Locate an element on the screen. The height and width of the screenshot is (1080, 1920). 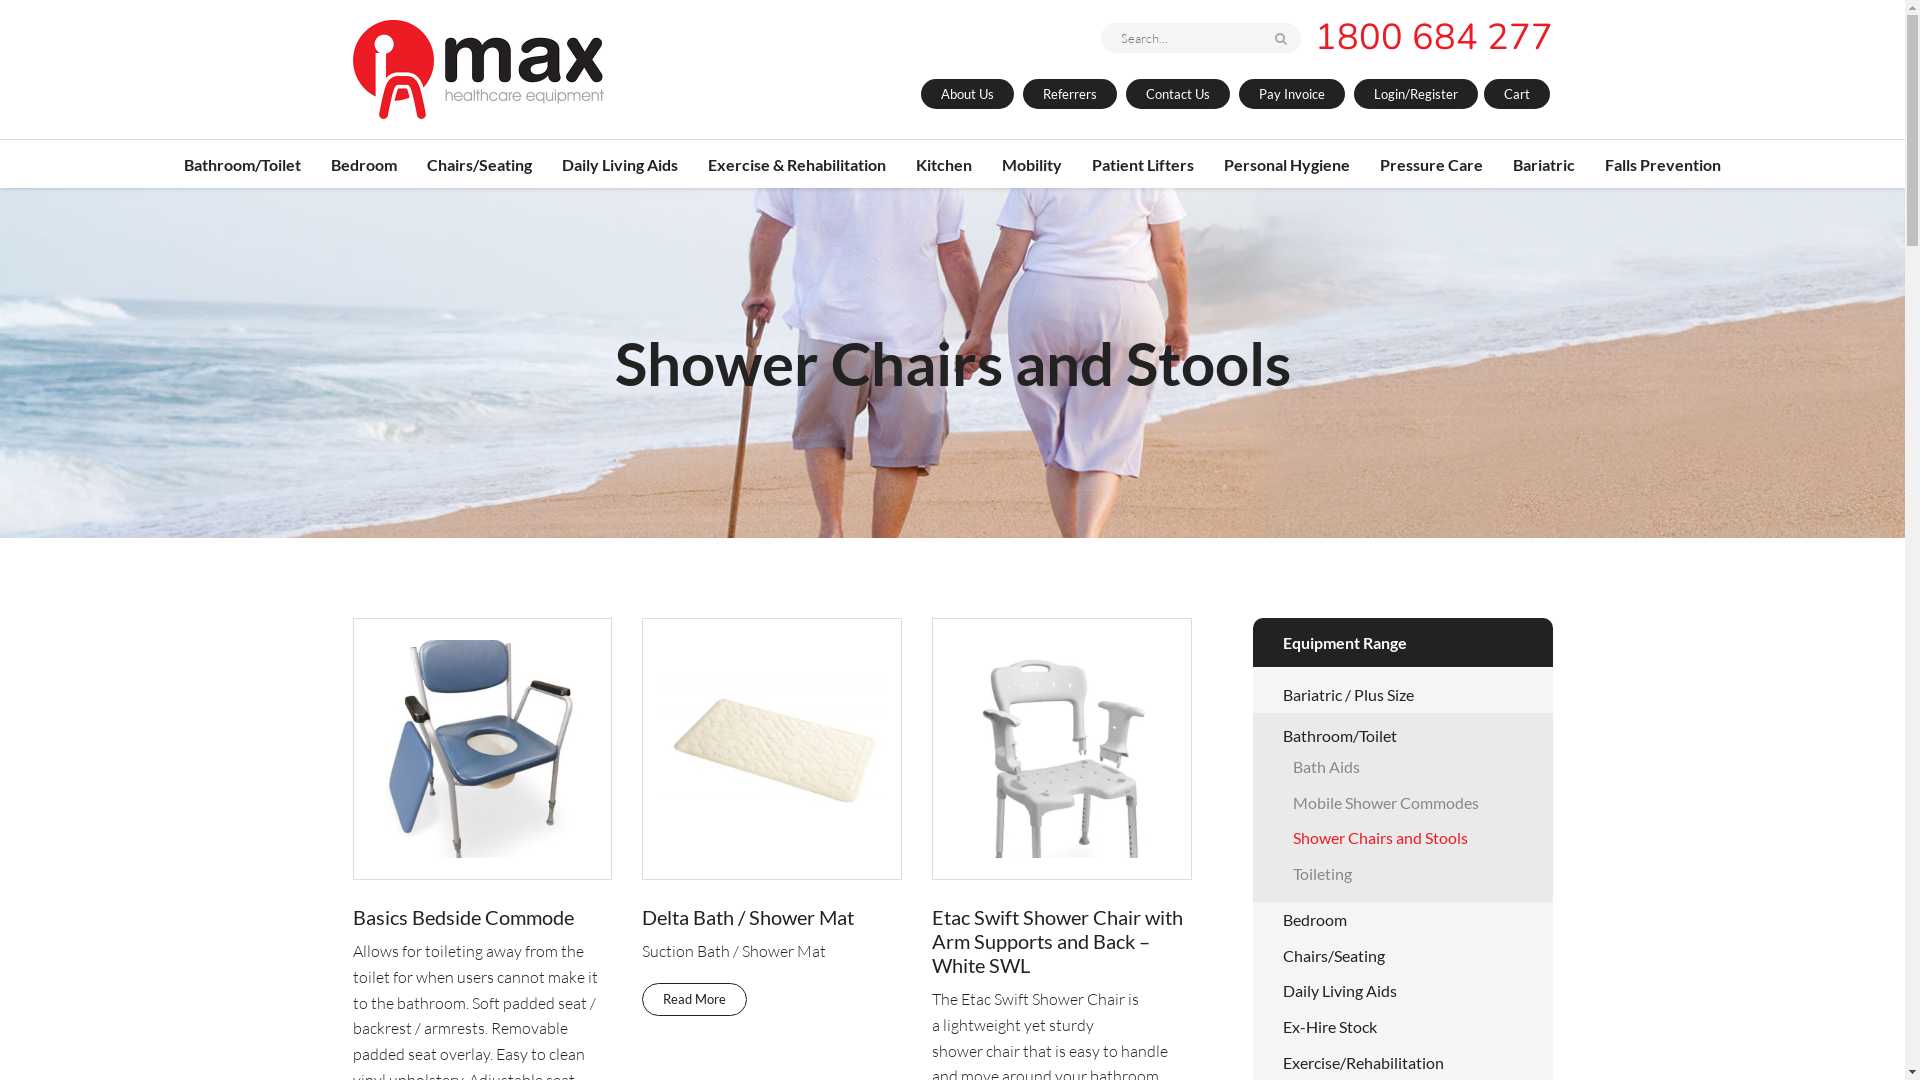
'Bedroom' is located at coordinates (1314, 919).